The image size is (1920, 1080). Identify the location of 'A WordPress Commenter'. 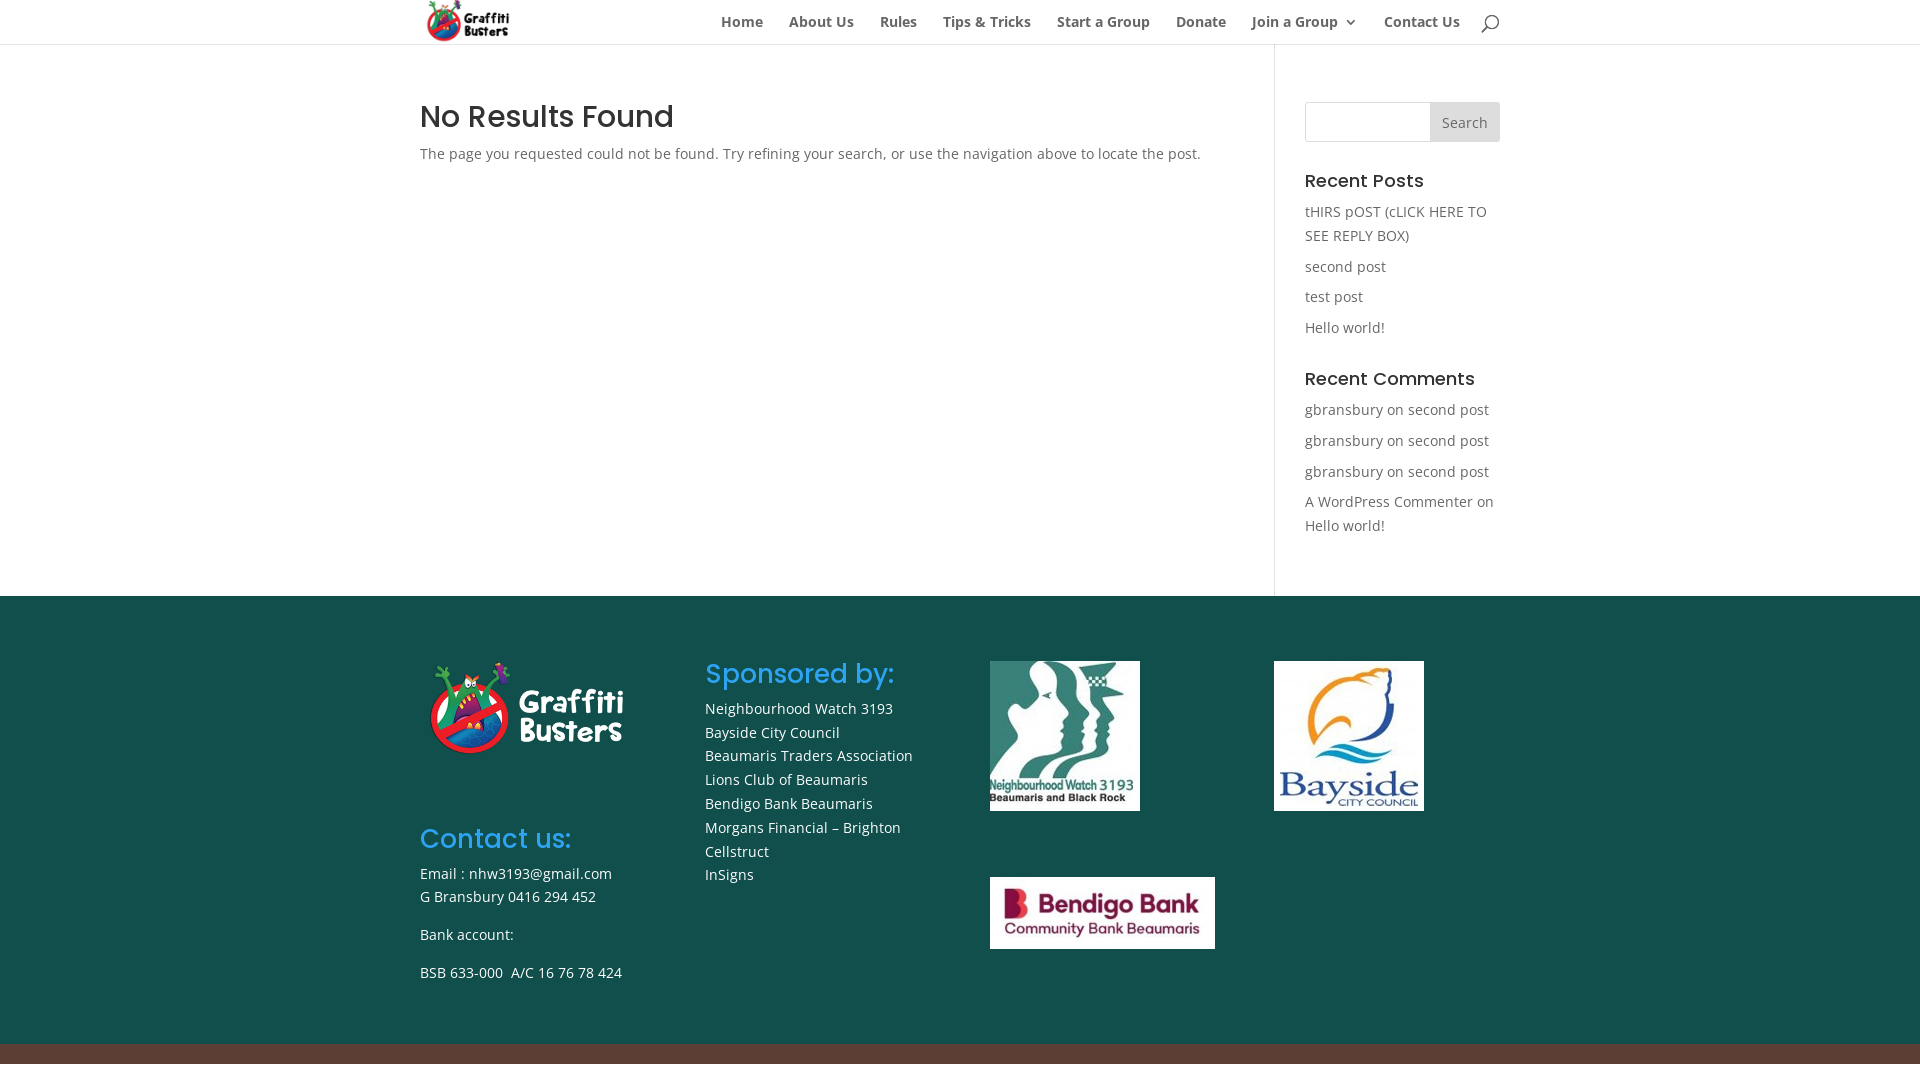
(1387, 500).